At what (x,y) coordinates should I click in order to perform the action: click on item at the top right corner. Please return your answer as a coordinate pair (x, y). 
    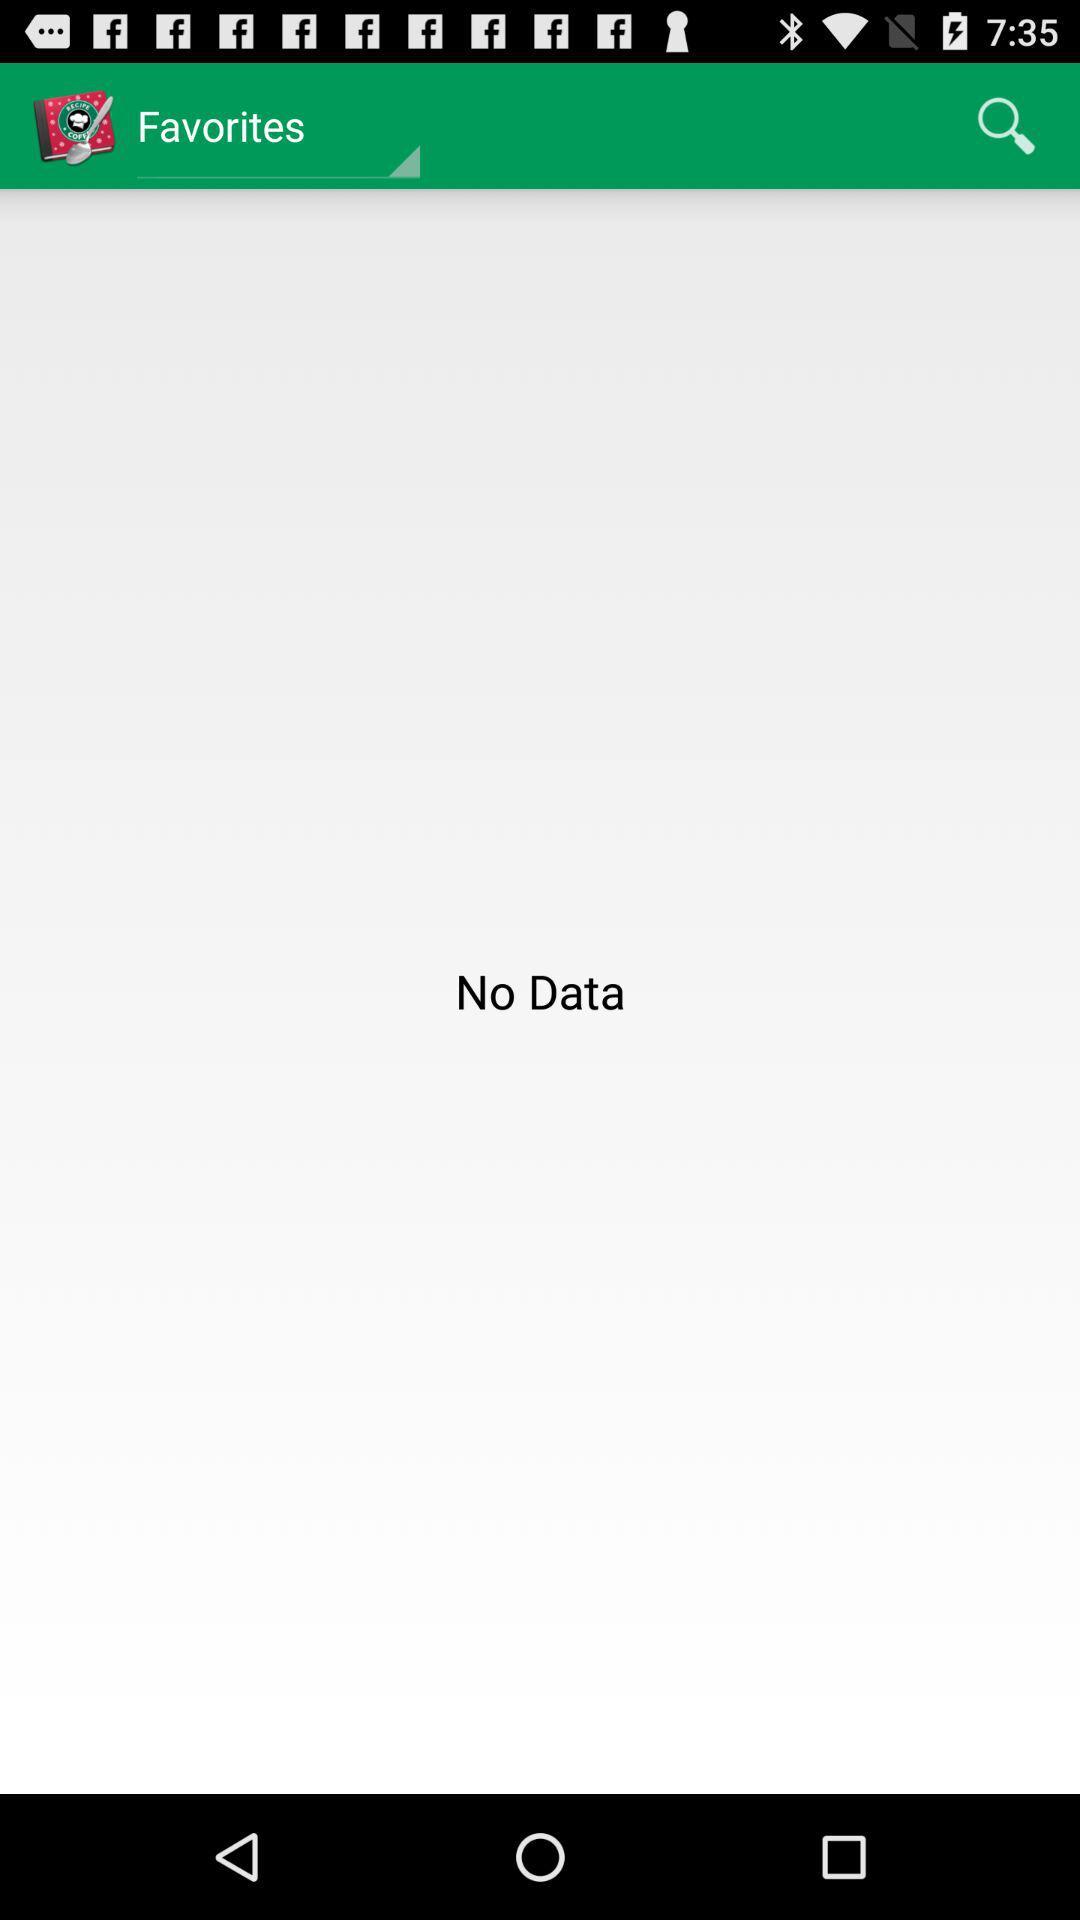
    Looking at the image, I should click on (1006, 124).